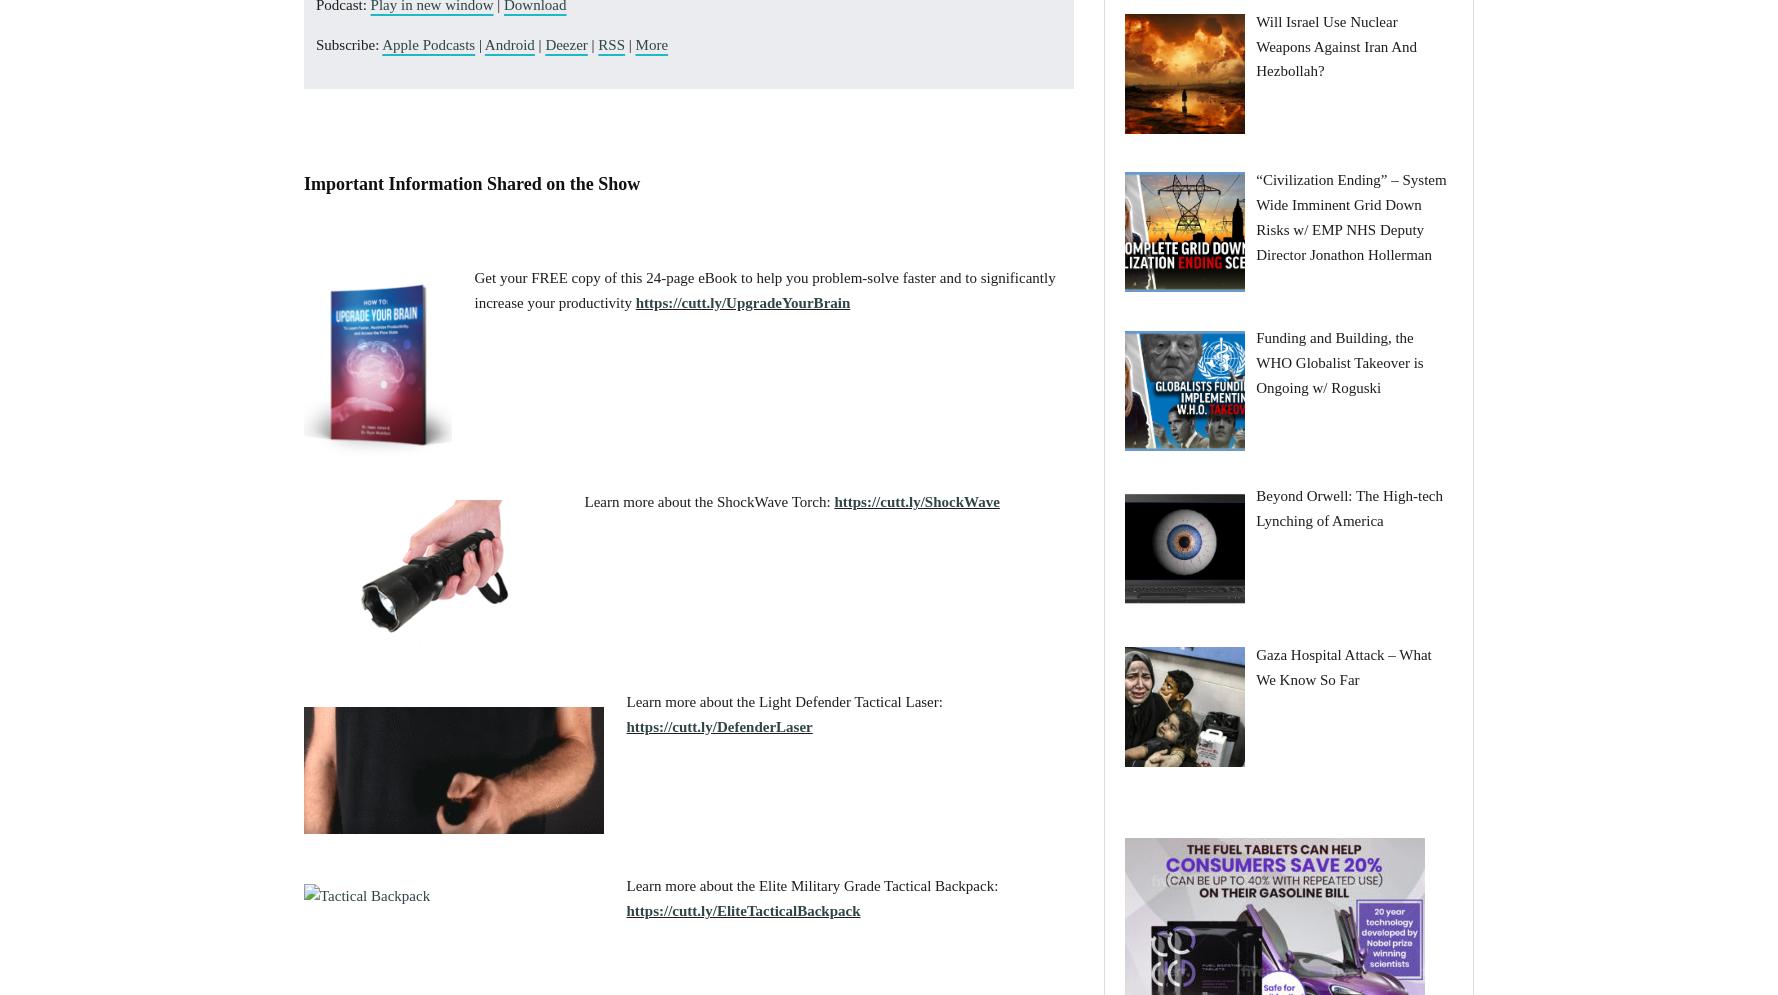  I want to click on 'Deezer', so click(565, 42).